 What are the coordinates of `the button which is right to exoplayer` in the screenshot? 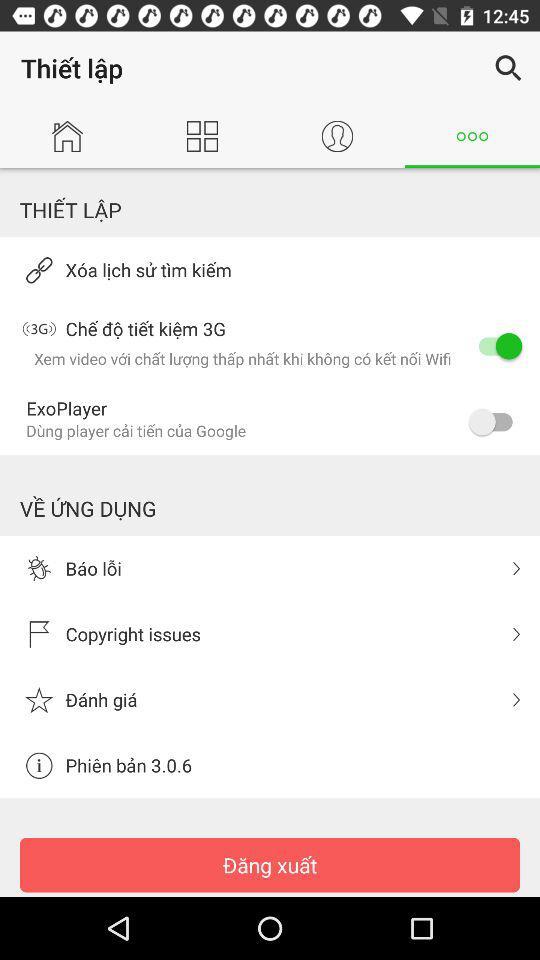 It's located at (494, 421).